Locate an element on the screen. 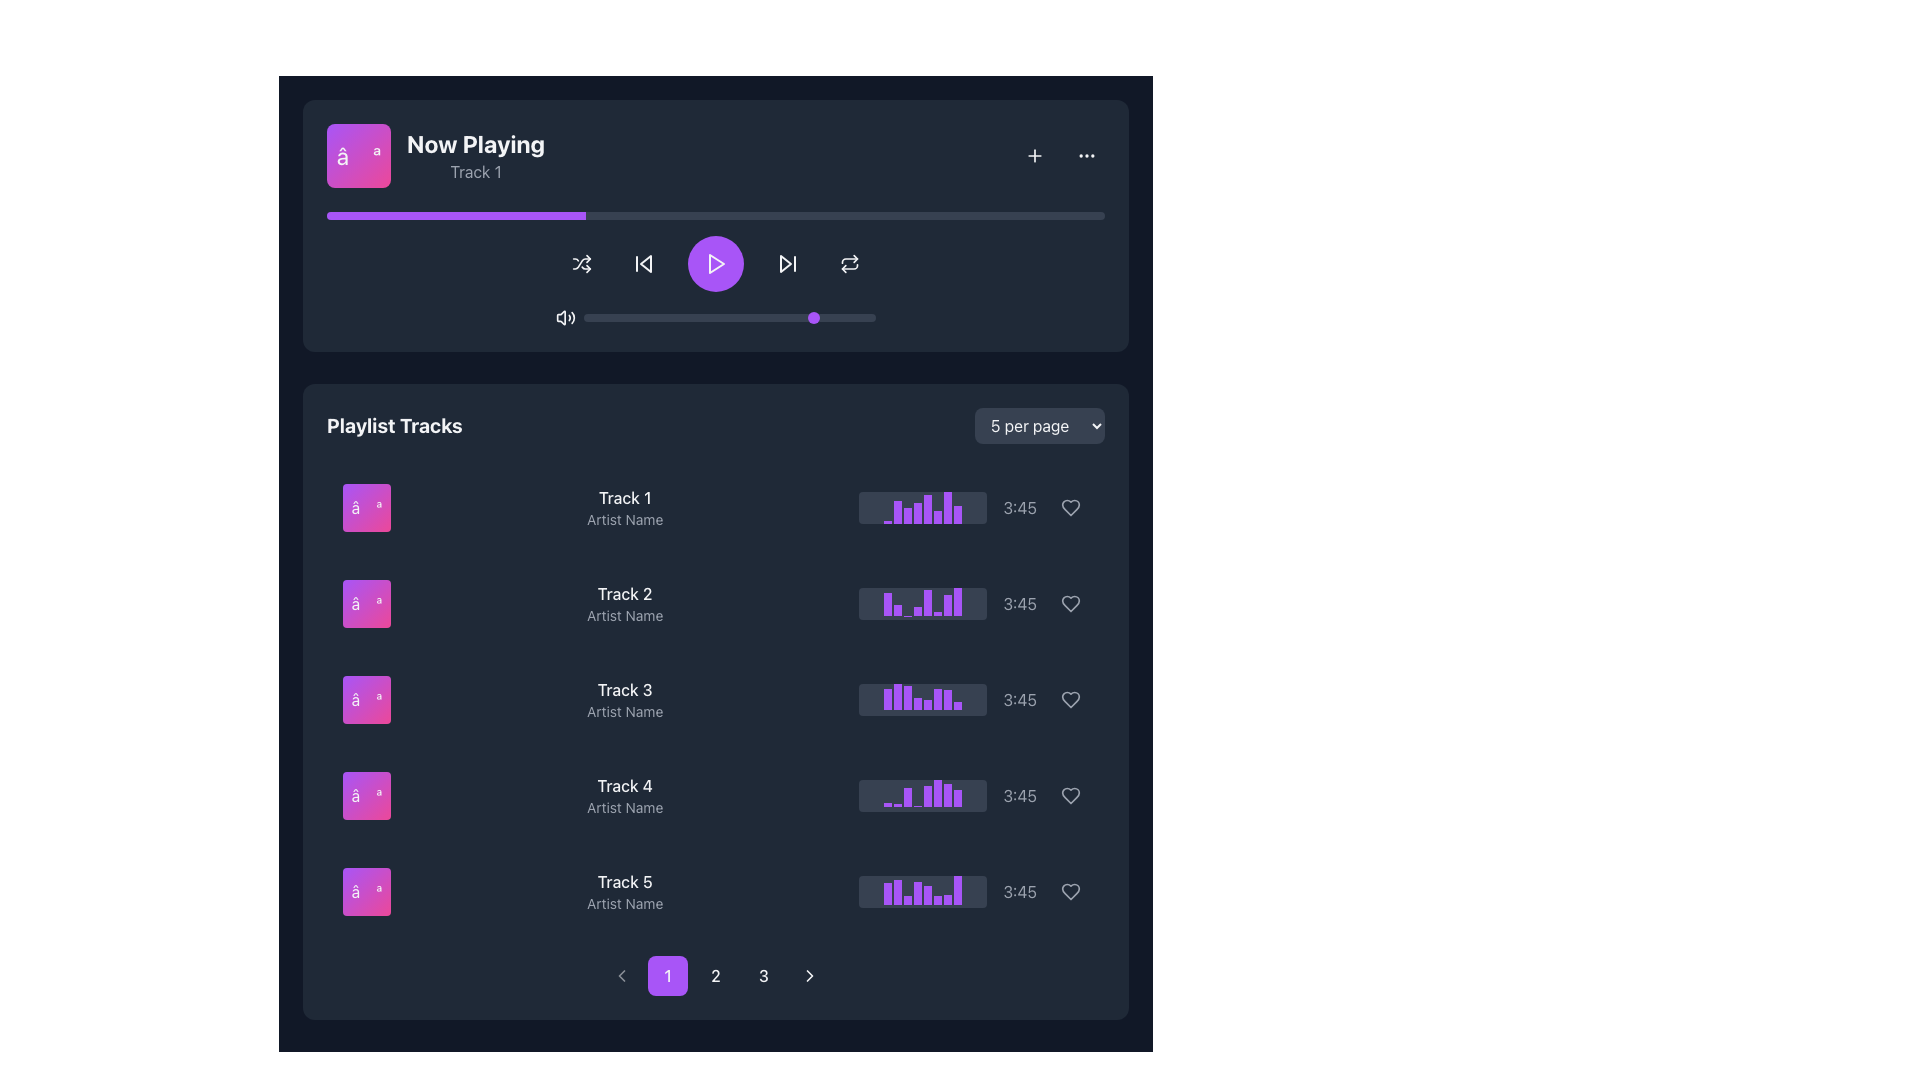 This screenshot has width=1920, height=1080. the heart-shaped icon with a hollow interior located next to the 'Track 2' entry in the 'Playlist Tracks' section for visual feedback is located at coordinates (1069, 603).